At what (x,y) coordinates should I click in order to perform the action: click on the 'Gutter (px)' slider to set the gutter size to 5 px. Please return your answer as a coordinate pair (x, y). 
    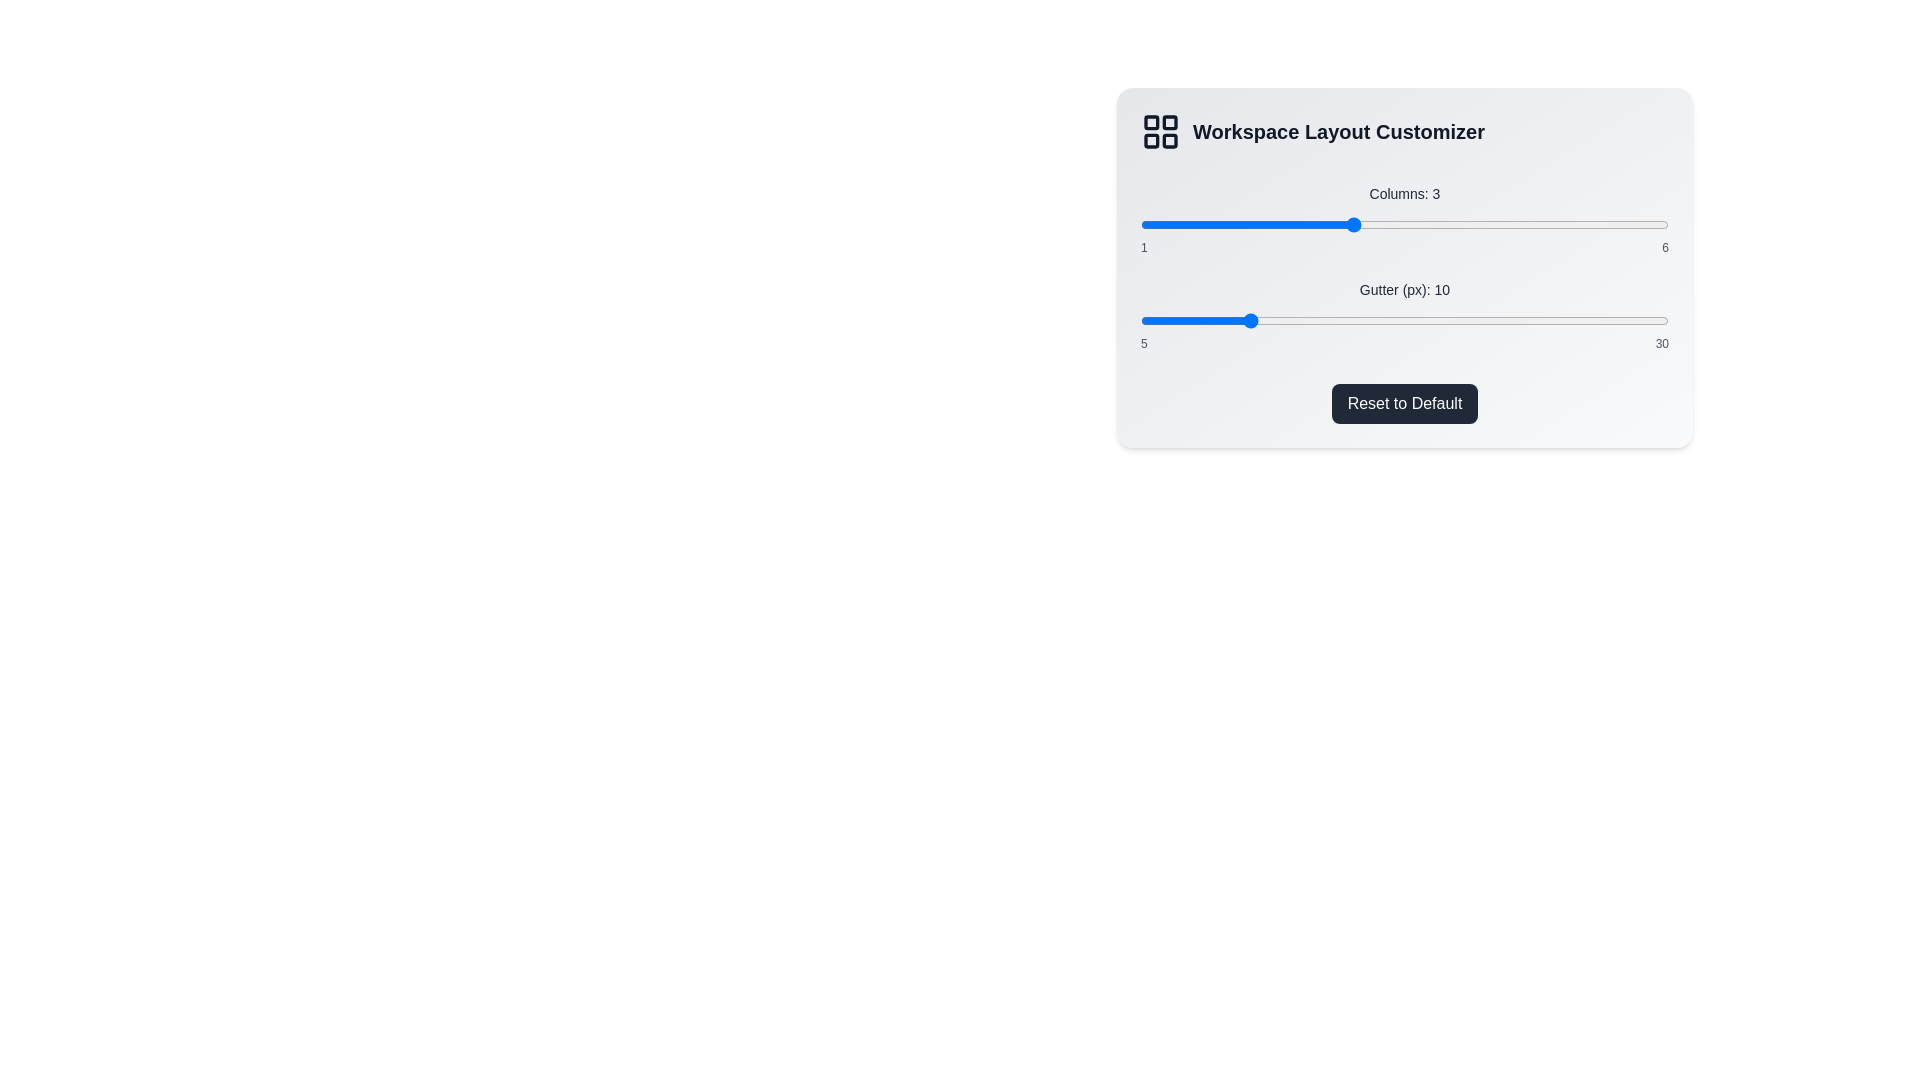
    Looking at the image, I should click on (1141, 319).